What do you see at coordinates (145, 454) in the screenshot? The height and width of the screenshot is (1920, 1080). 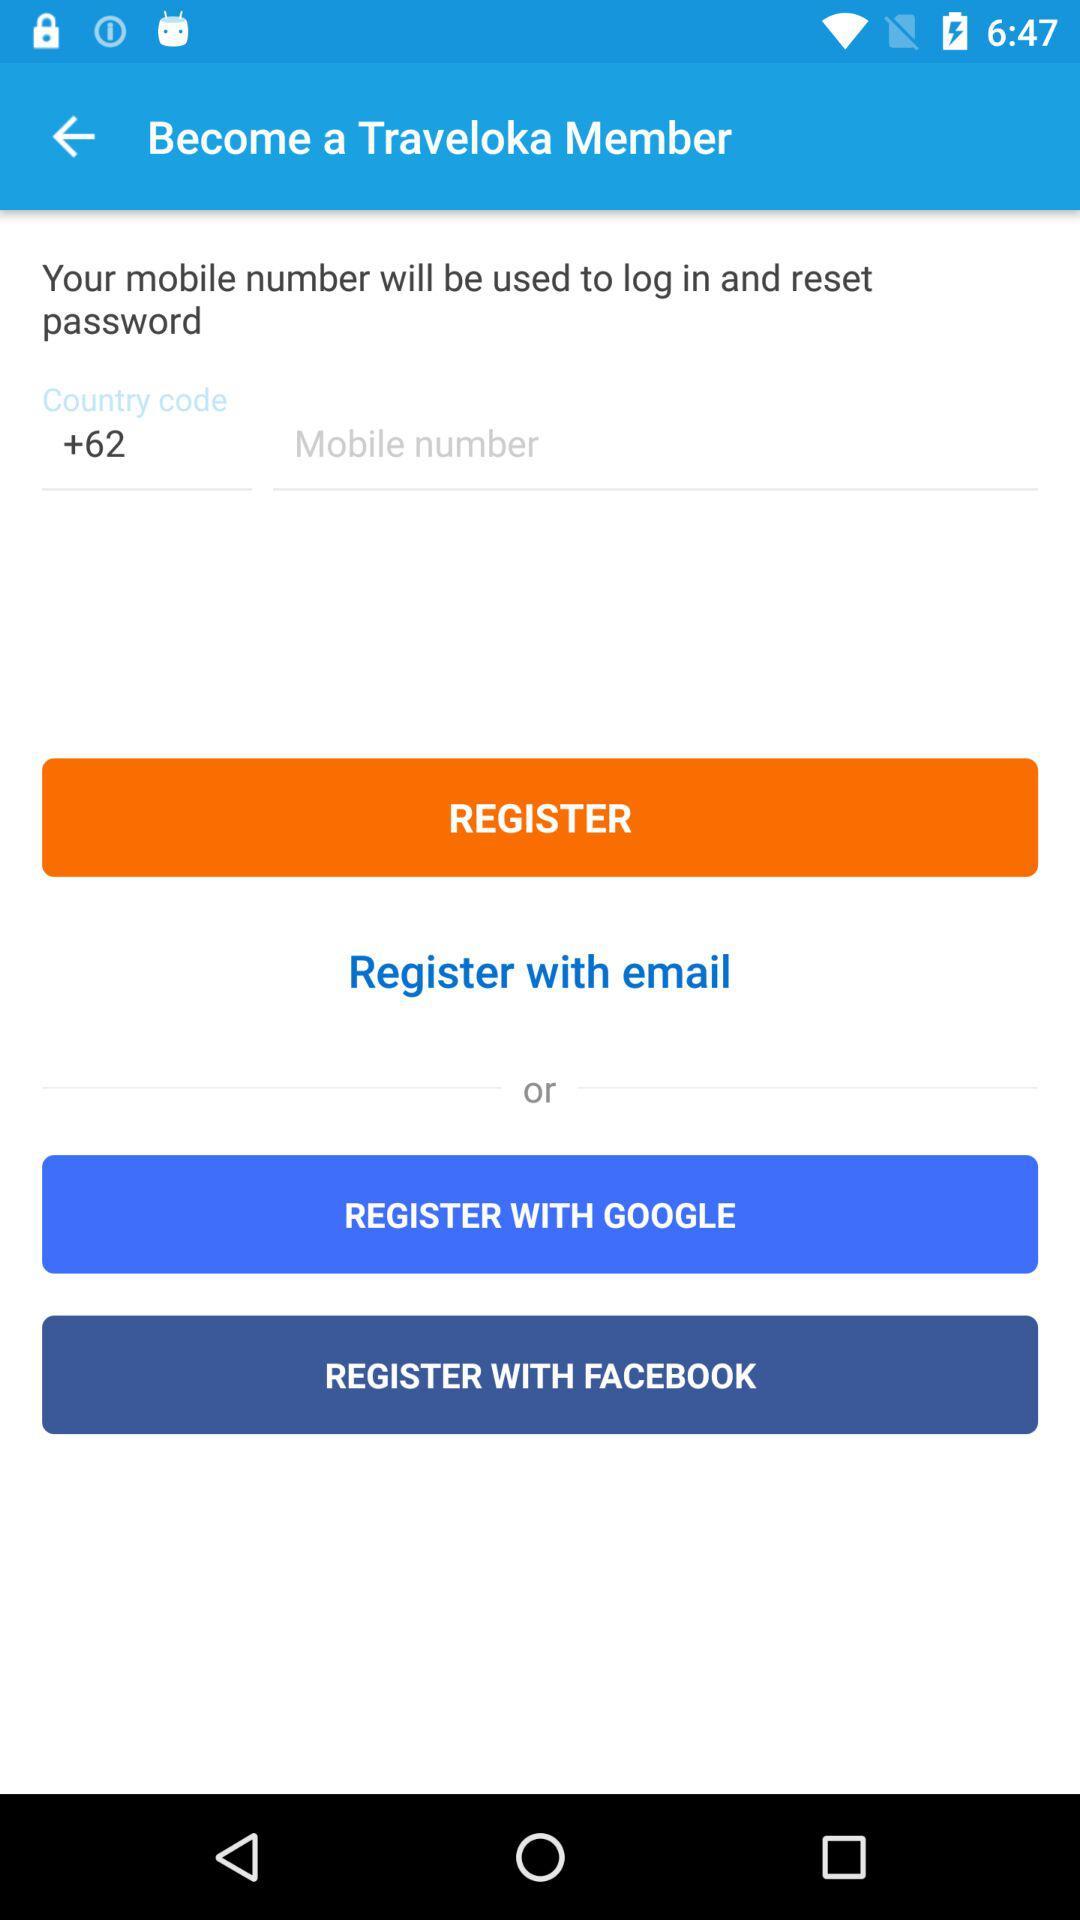 I see `the item below the your mobile number item` at bounding box center [145, 454].